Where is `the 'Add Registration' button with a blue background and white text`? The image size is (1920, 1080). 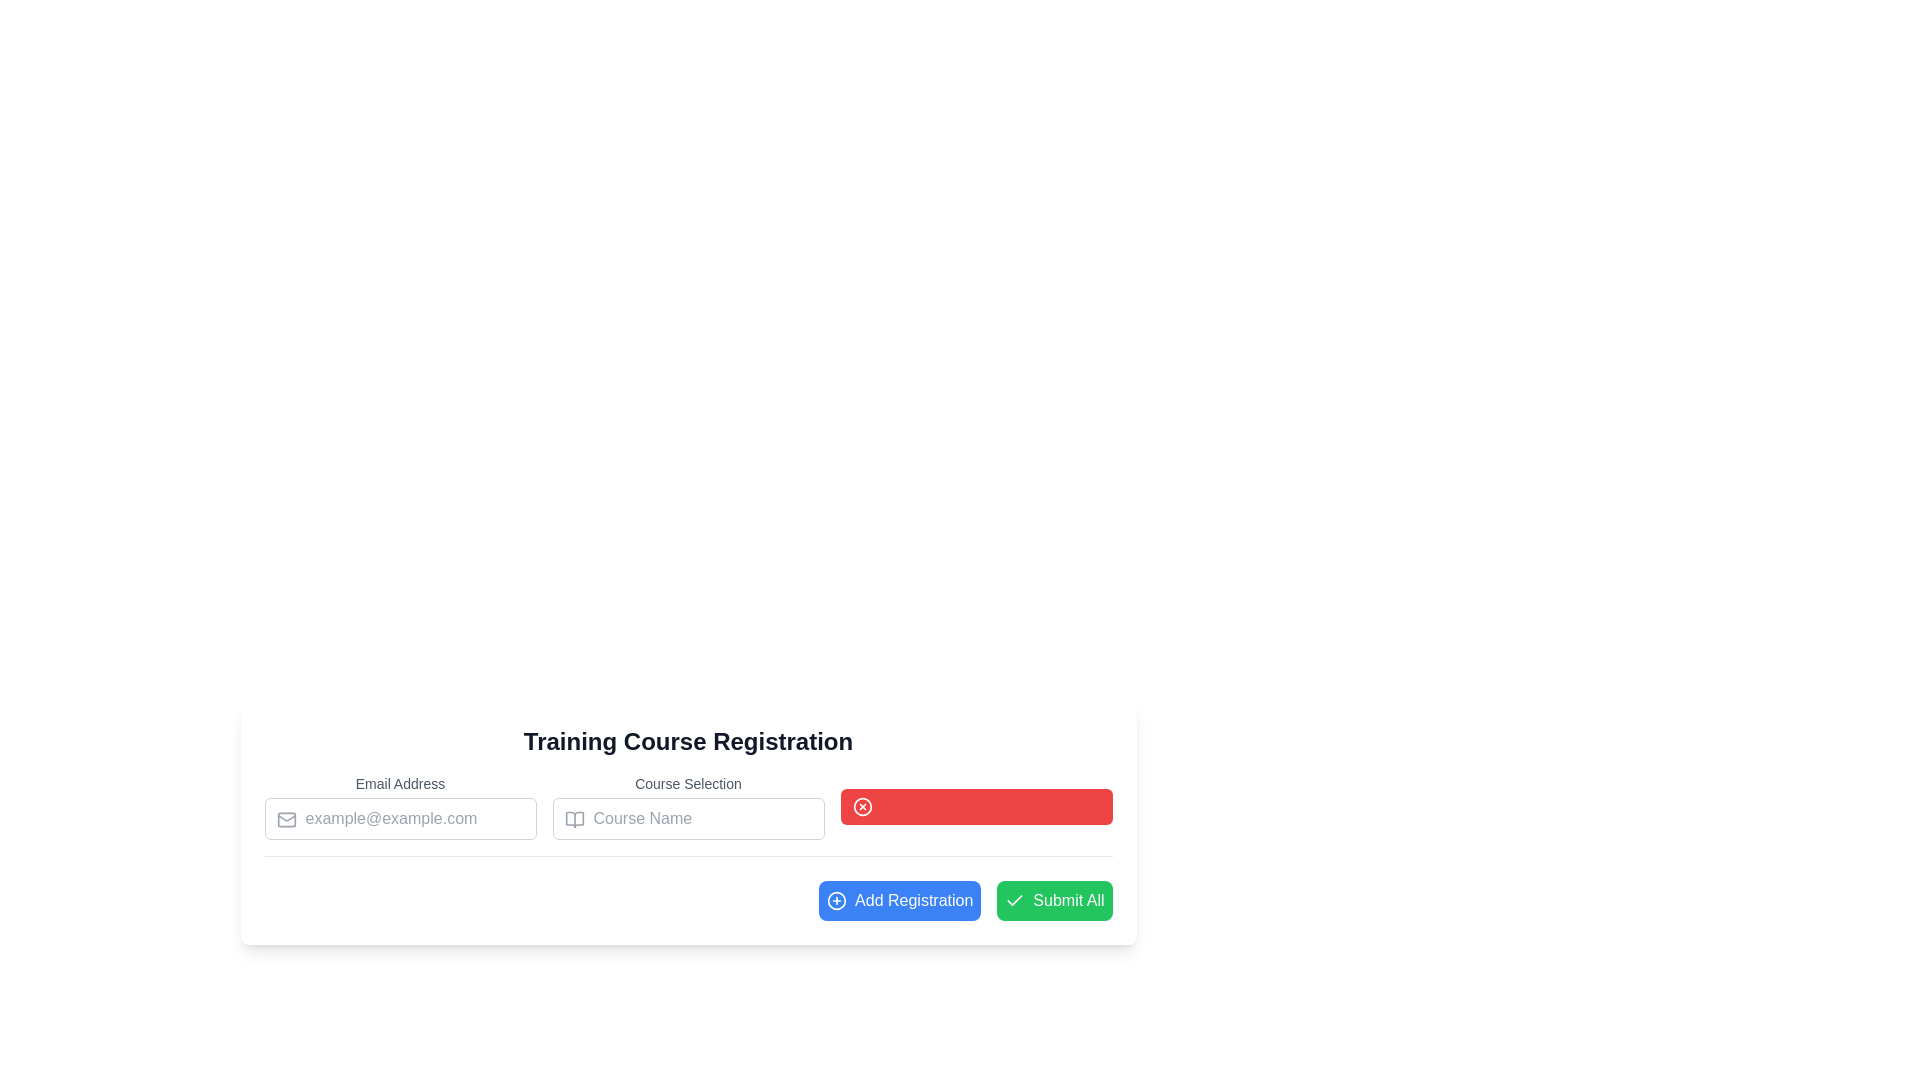 the 'Add Registration' button with a blue background and white text is located at coordinates (899, 901).